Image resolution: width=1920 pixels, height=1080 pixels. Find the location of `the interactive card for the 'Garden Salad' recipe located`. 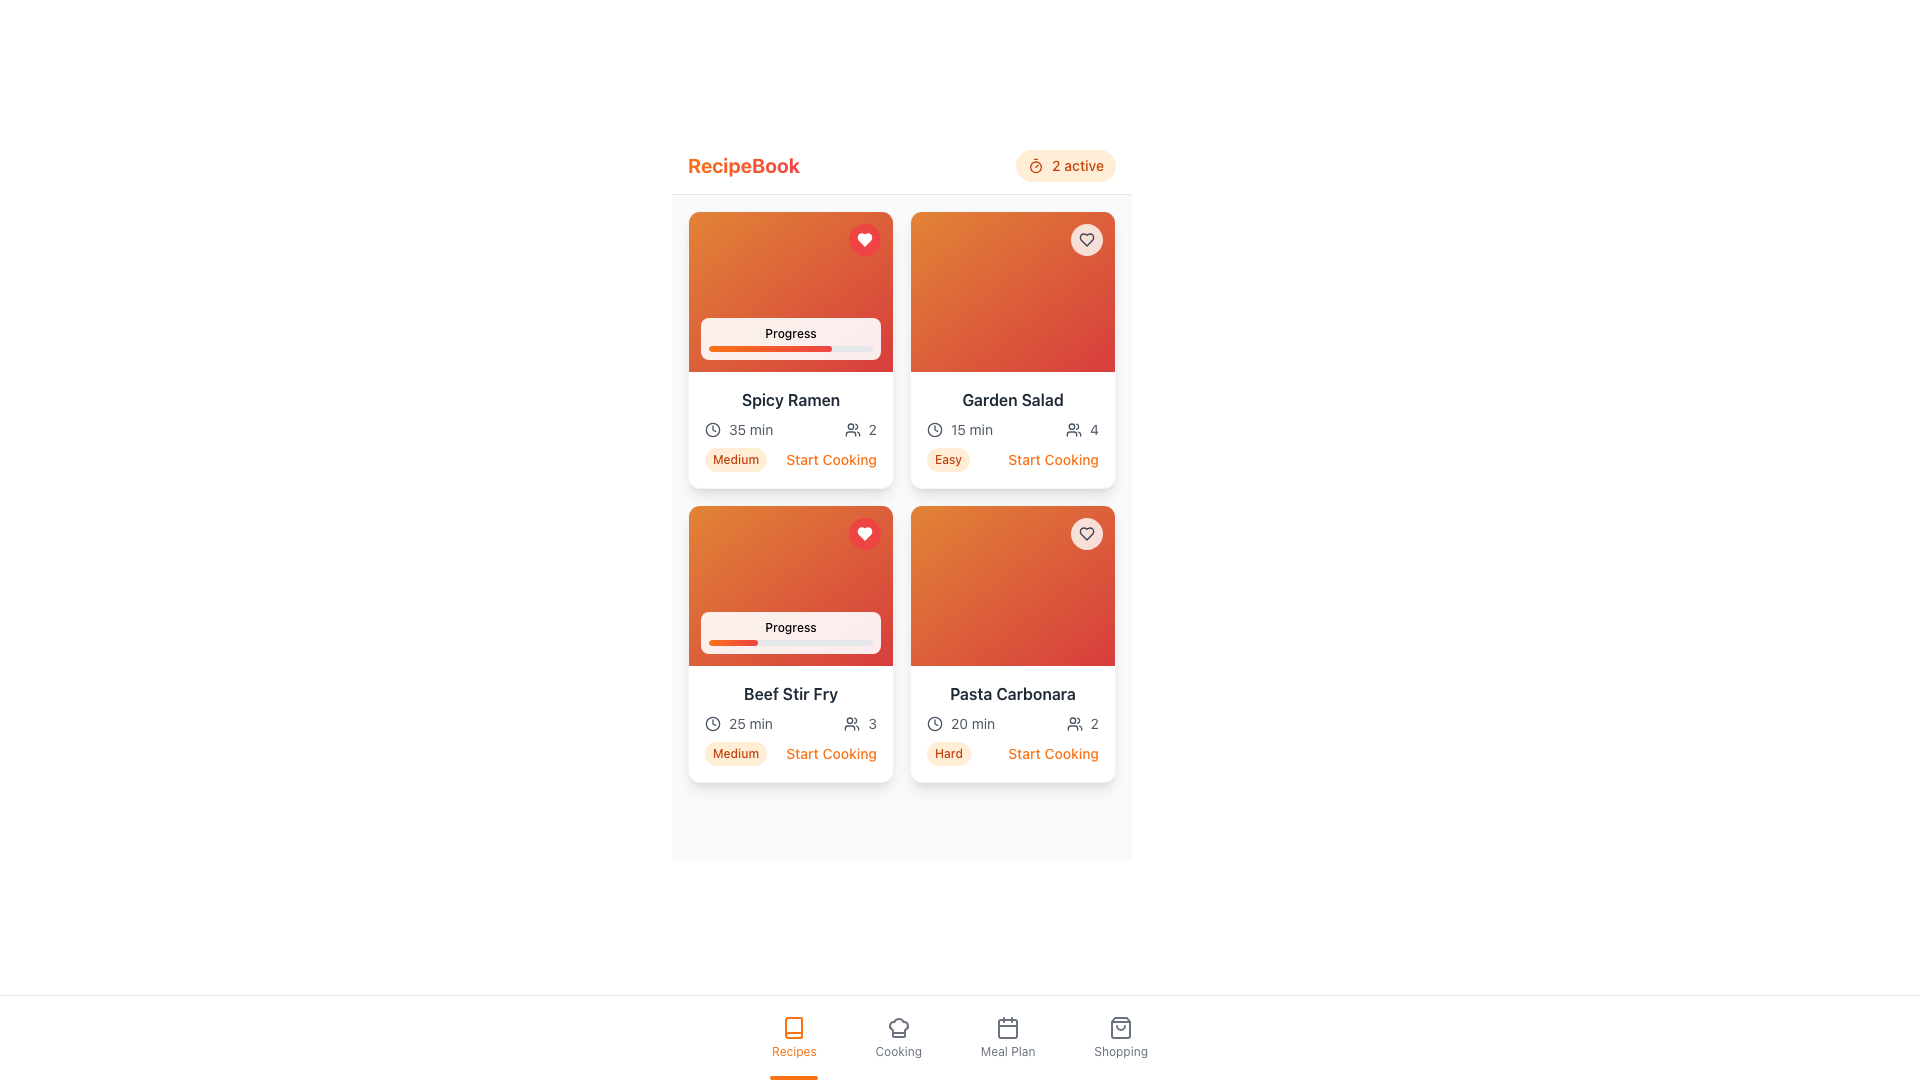

the interactive card for the 'Garden Salad' recipe located is located at coordinates (1012, 349).